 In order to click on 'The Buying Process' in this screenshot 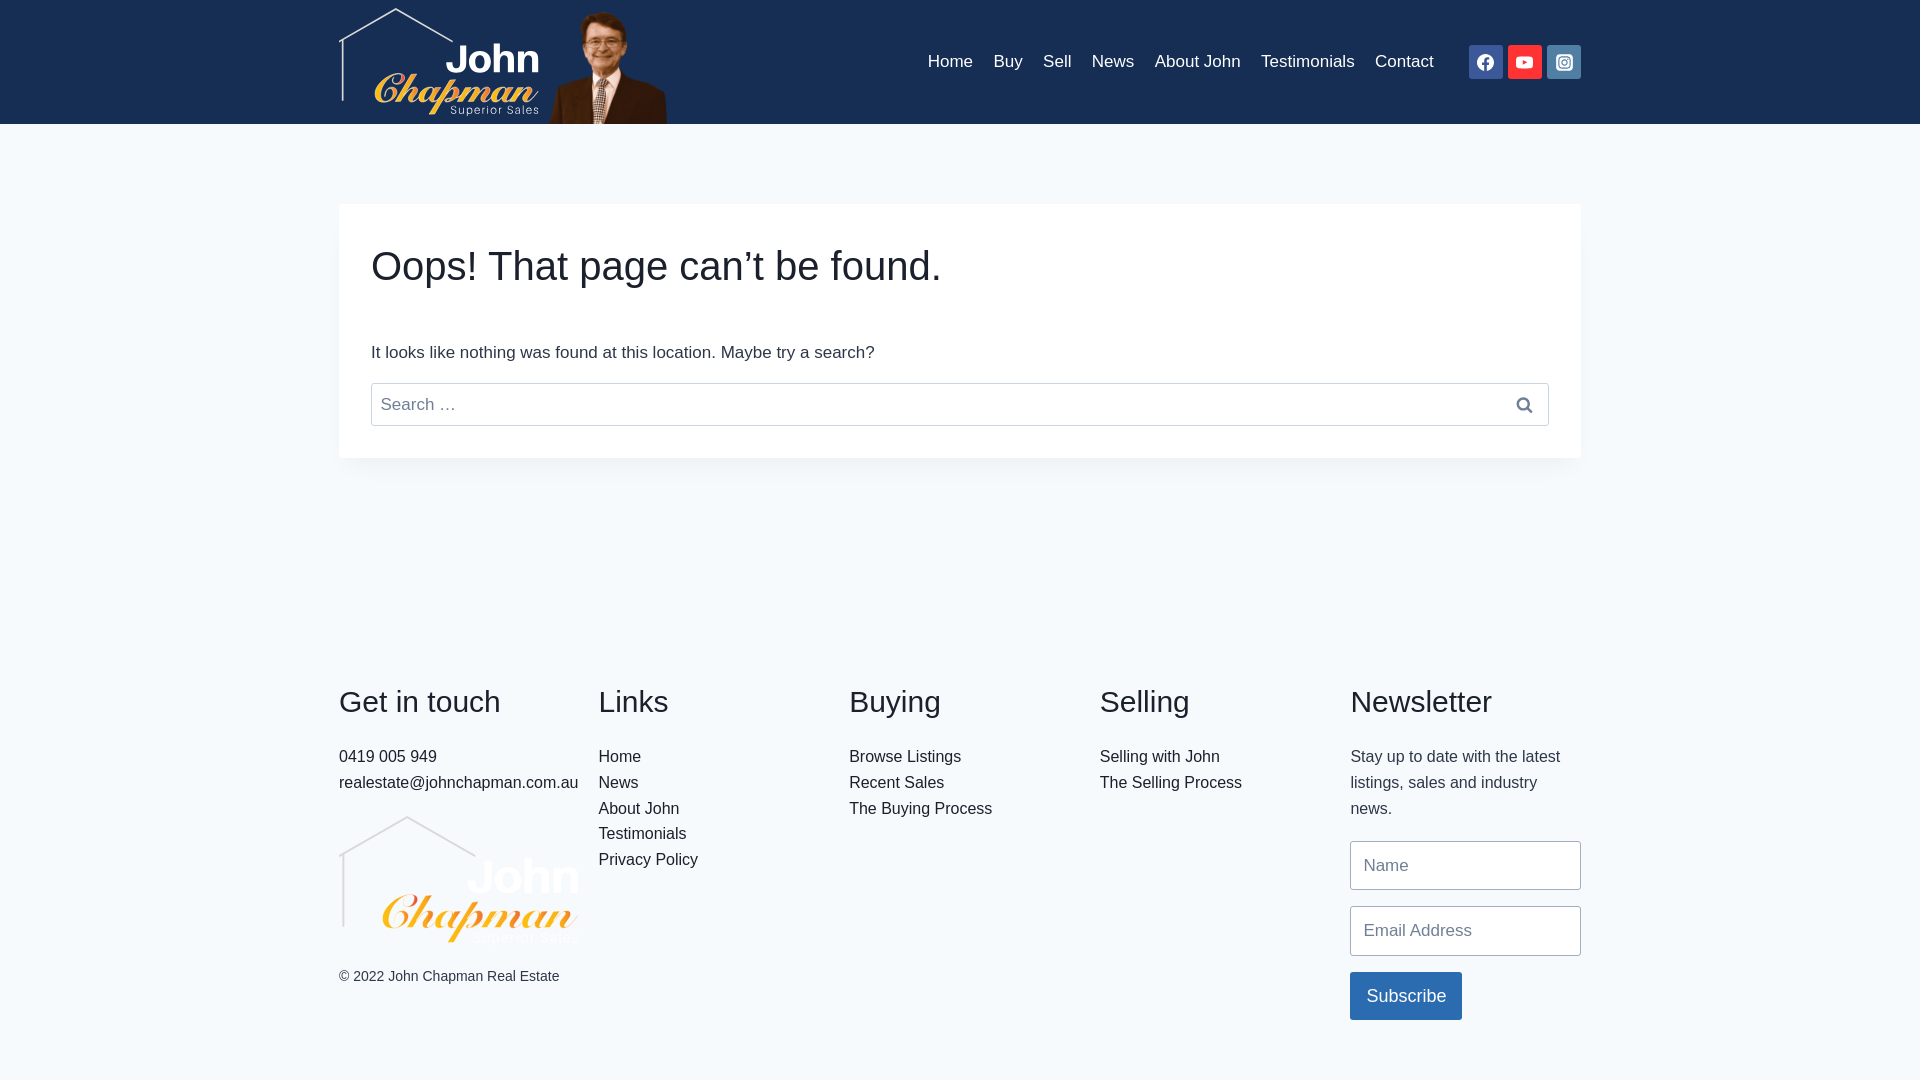, I will do `click(919, 807)`.